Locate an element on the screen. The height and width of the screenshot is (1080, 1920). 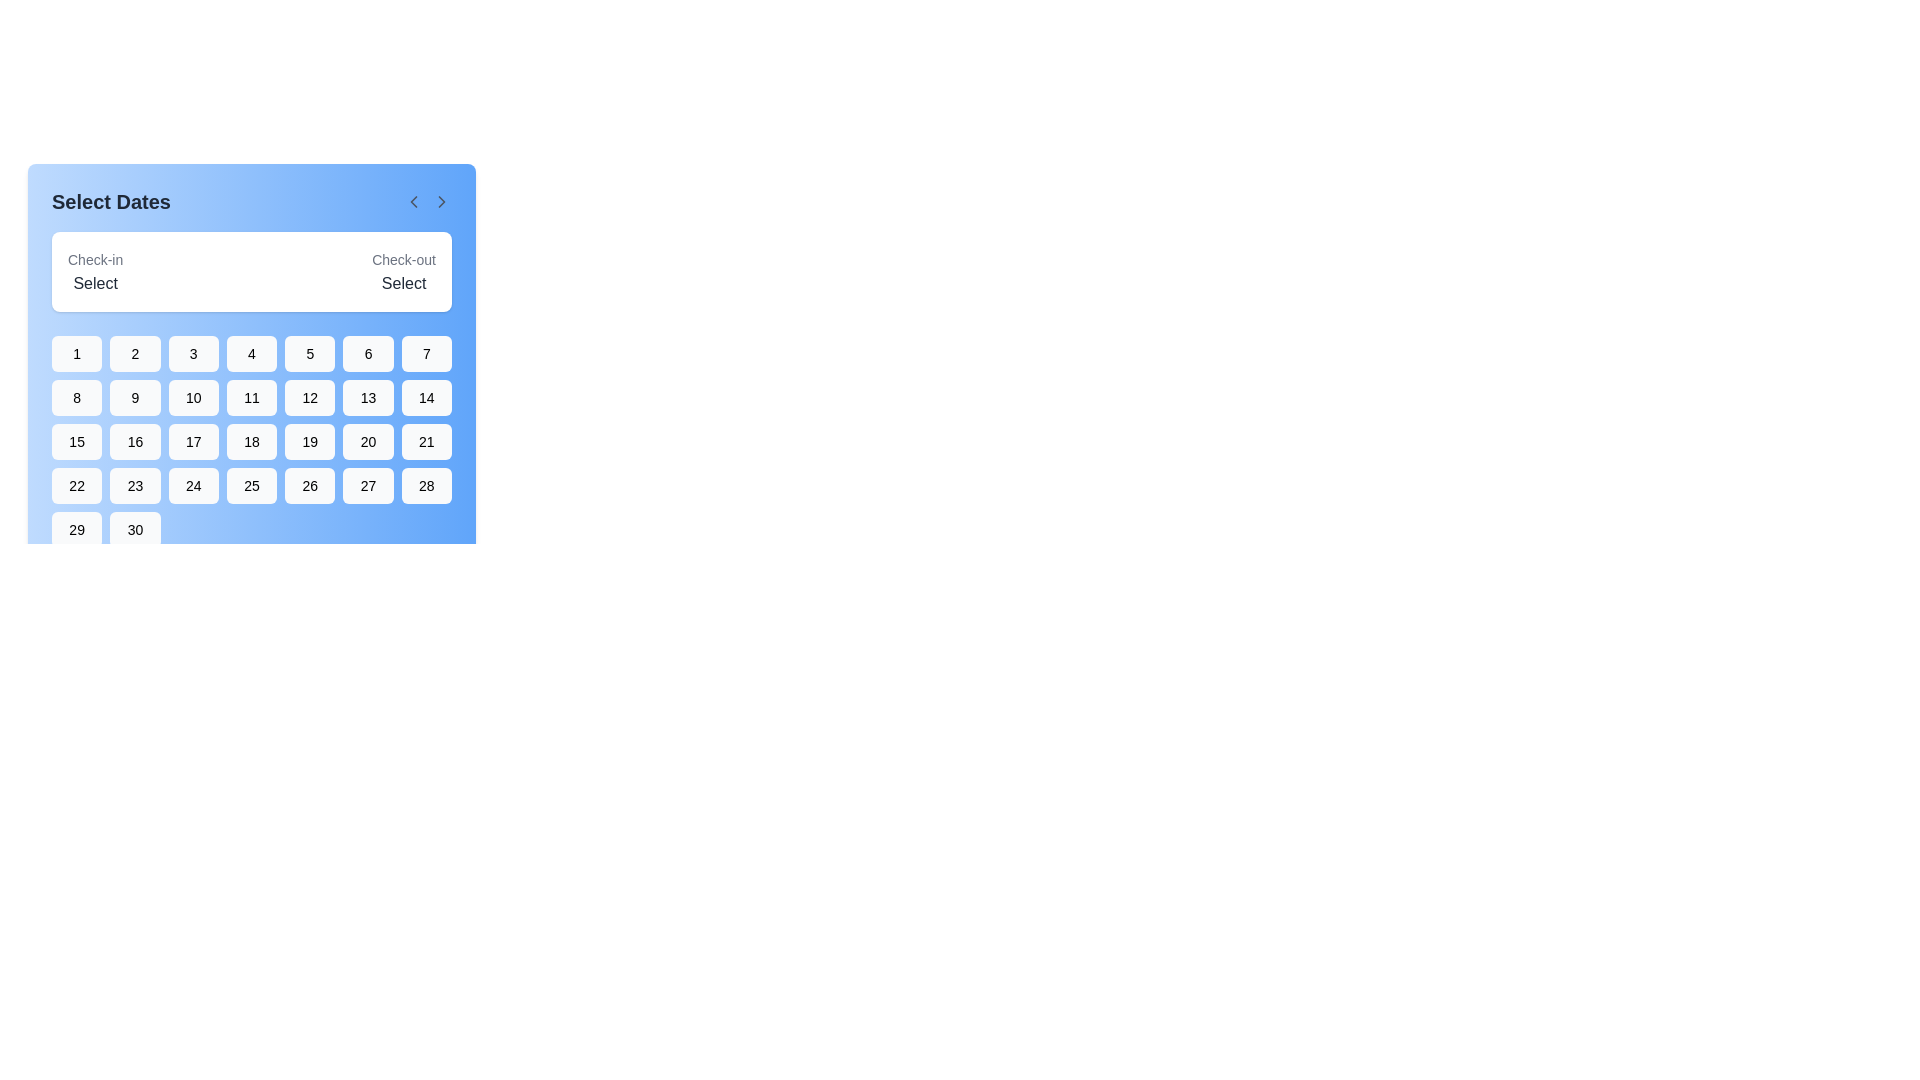
the square button with rounded corners labeled '25' in the calendar date selector is located at coordinates (250, 486).